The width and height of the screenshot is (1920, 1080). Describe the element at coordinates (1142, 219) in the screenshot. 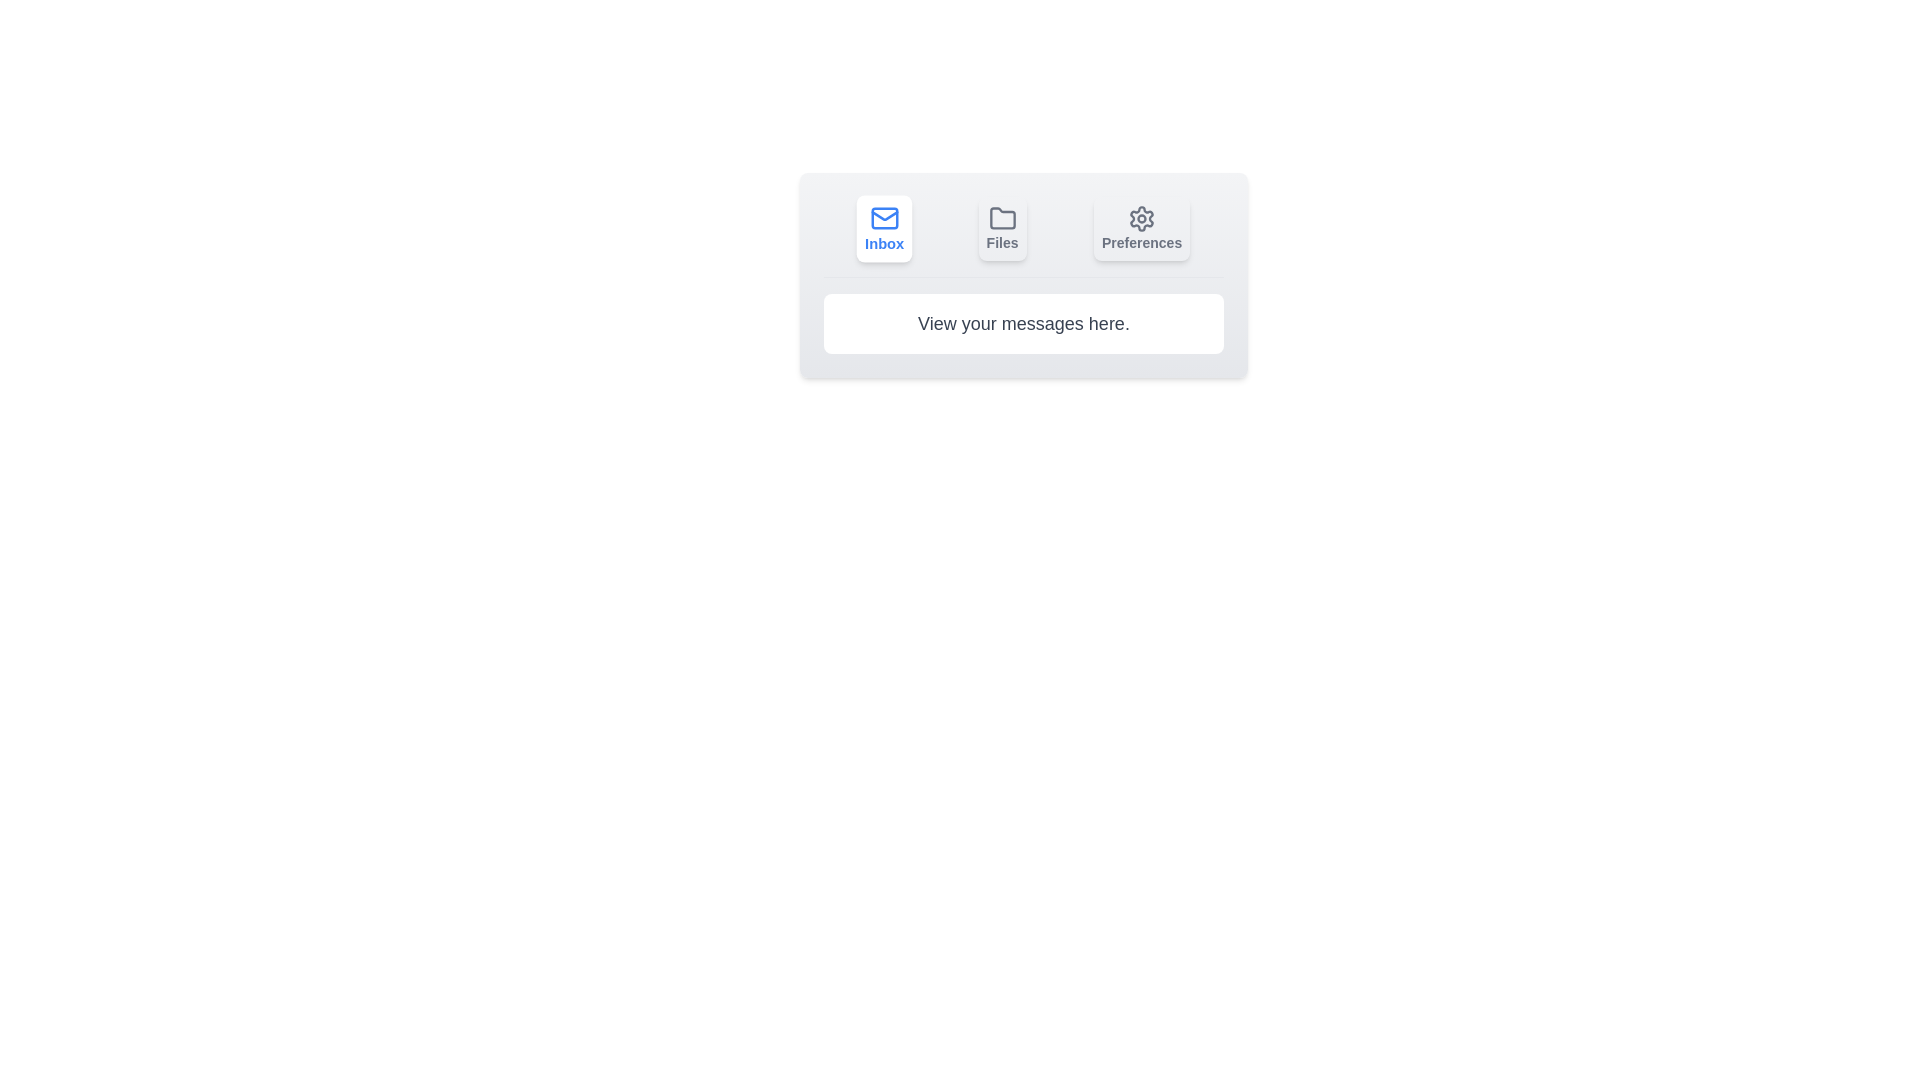

I see `the cogwheel icon button, which represents settings or preferences` at that location.